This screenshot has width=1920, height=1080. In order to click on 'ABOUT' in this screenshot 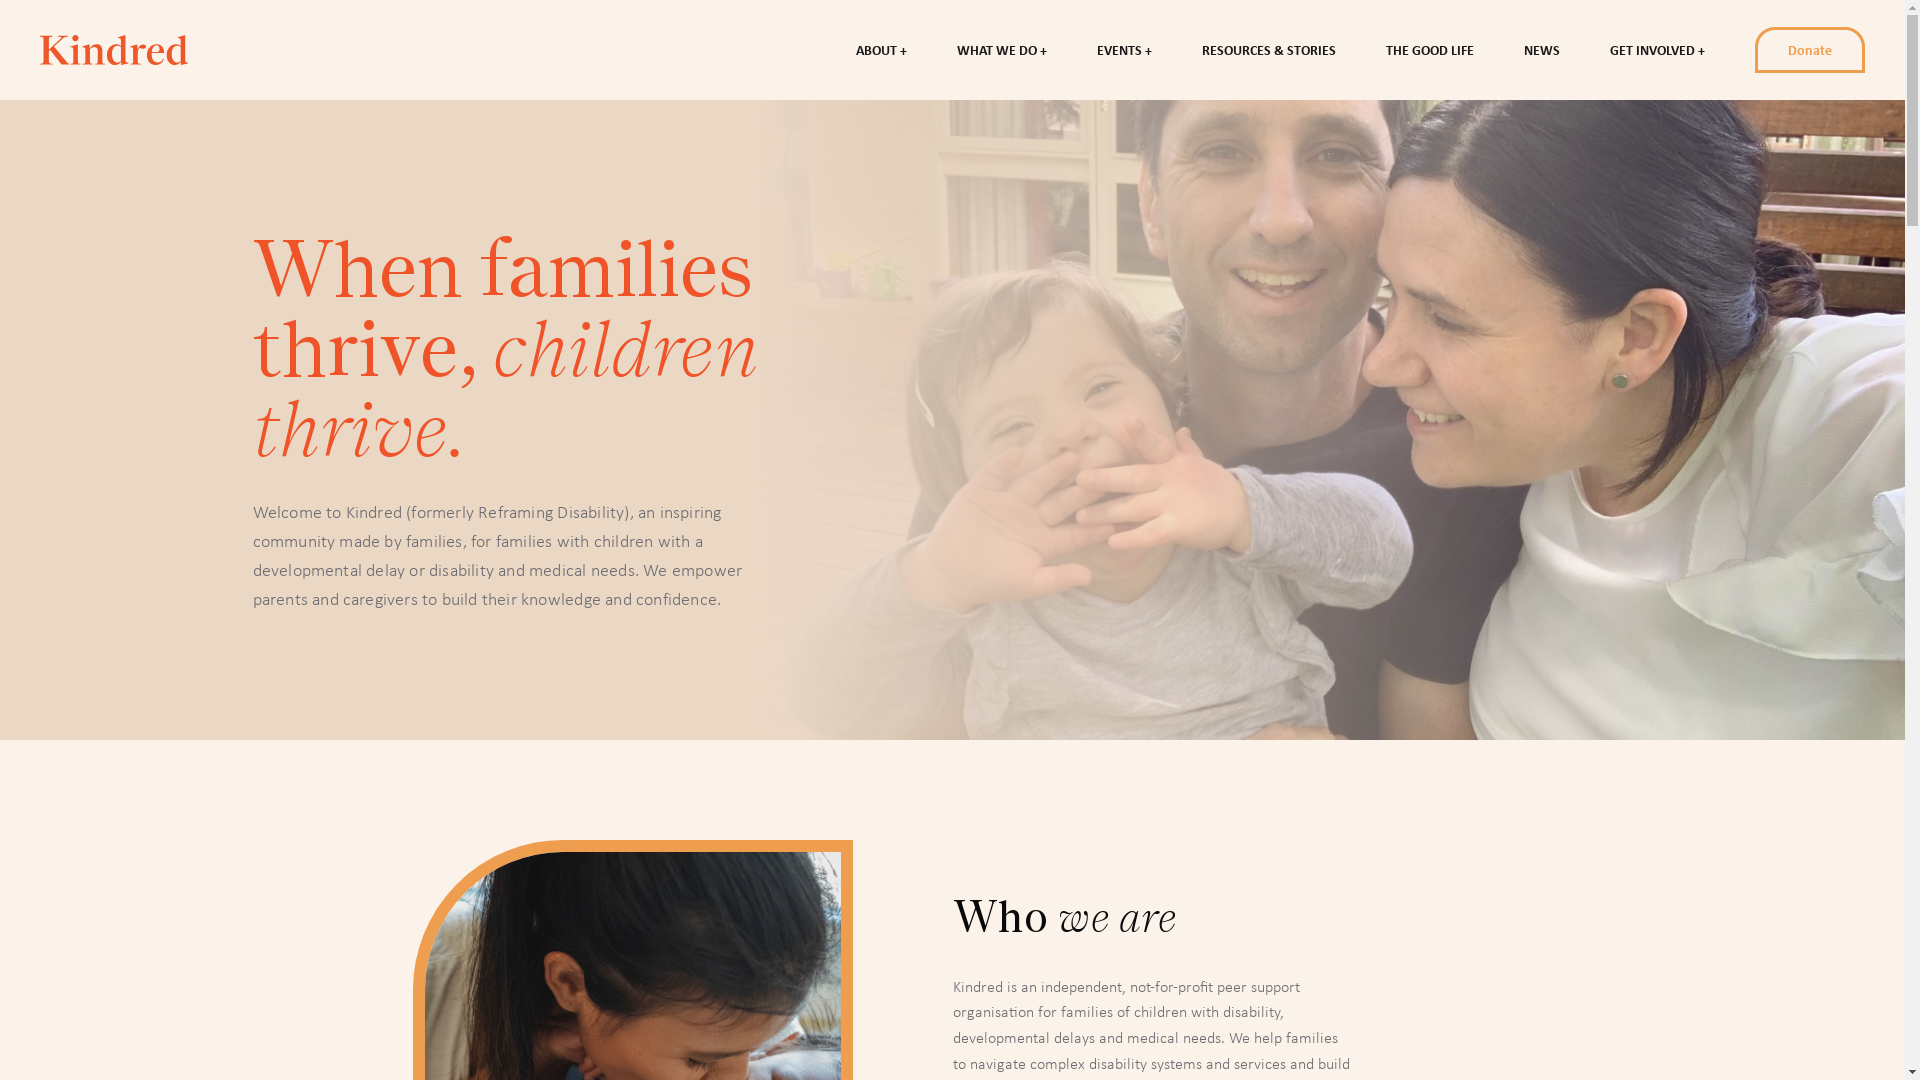, I will do `click(880, 49)`.